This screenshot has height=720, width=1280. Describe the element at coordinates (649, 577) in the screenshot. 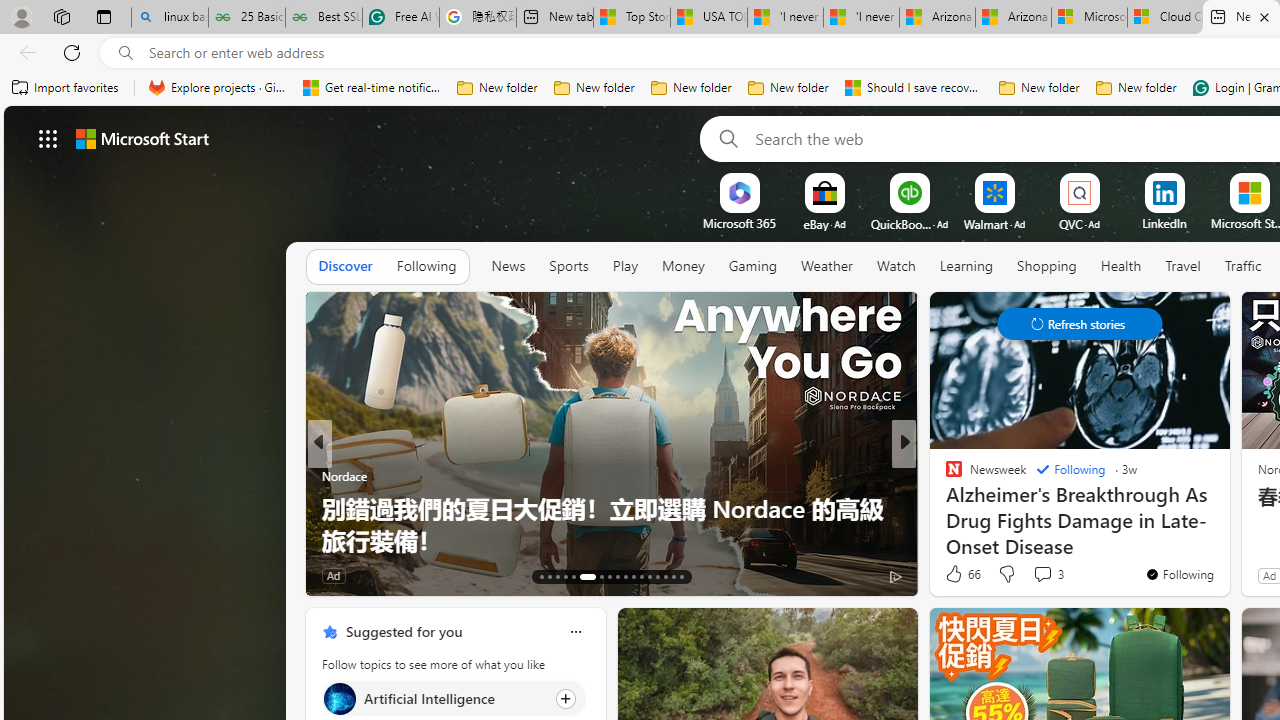

I see `'AutomationID: tab-25'` at that location.